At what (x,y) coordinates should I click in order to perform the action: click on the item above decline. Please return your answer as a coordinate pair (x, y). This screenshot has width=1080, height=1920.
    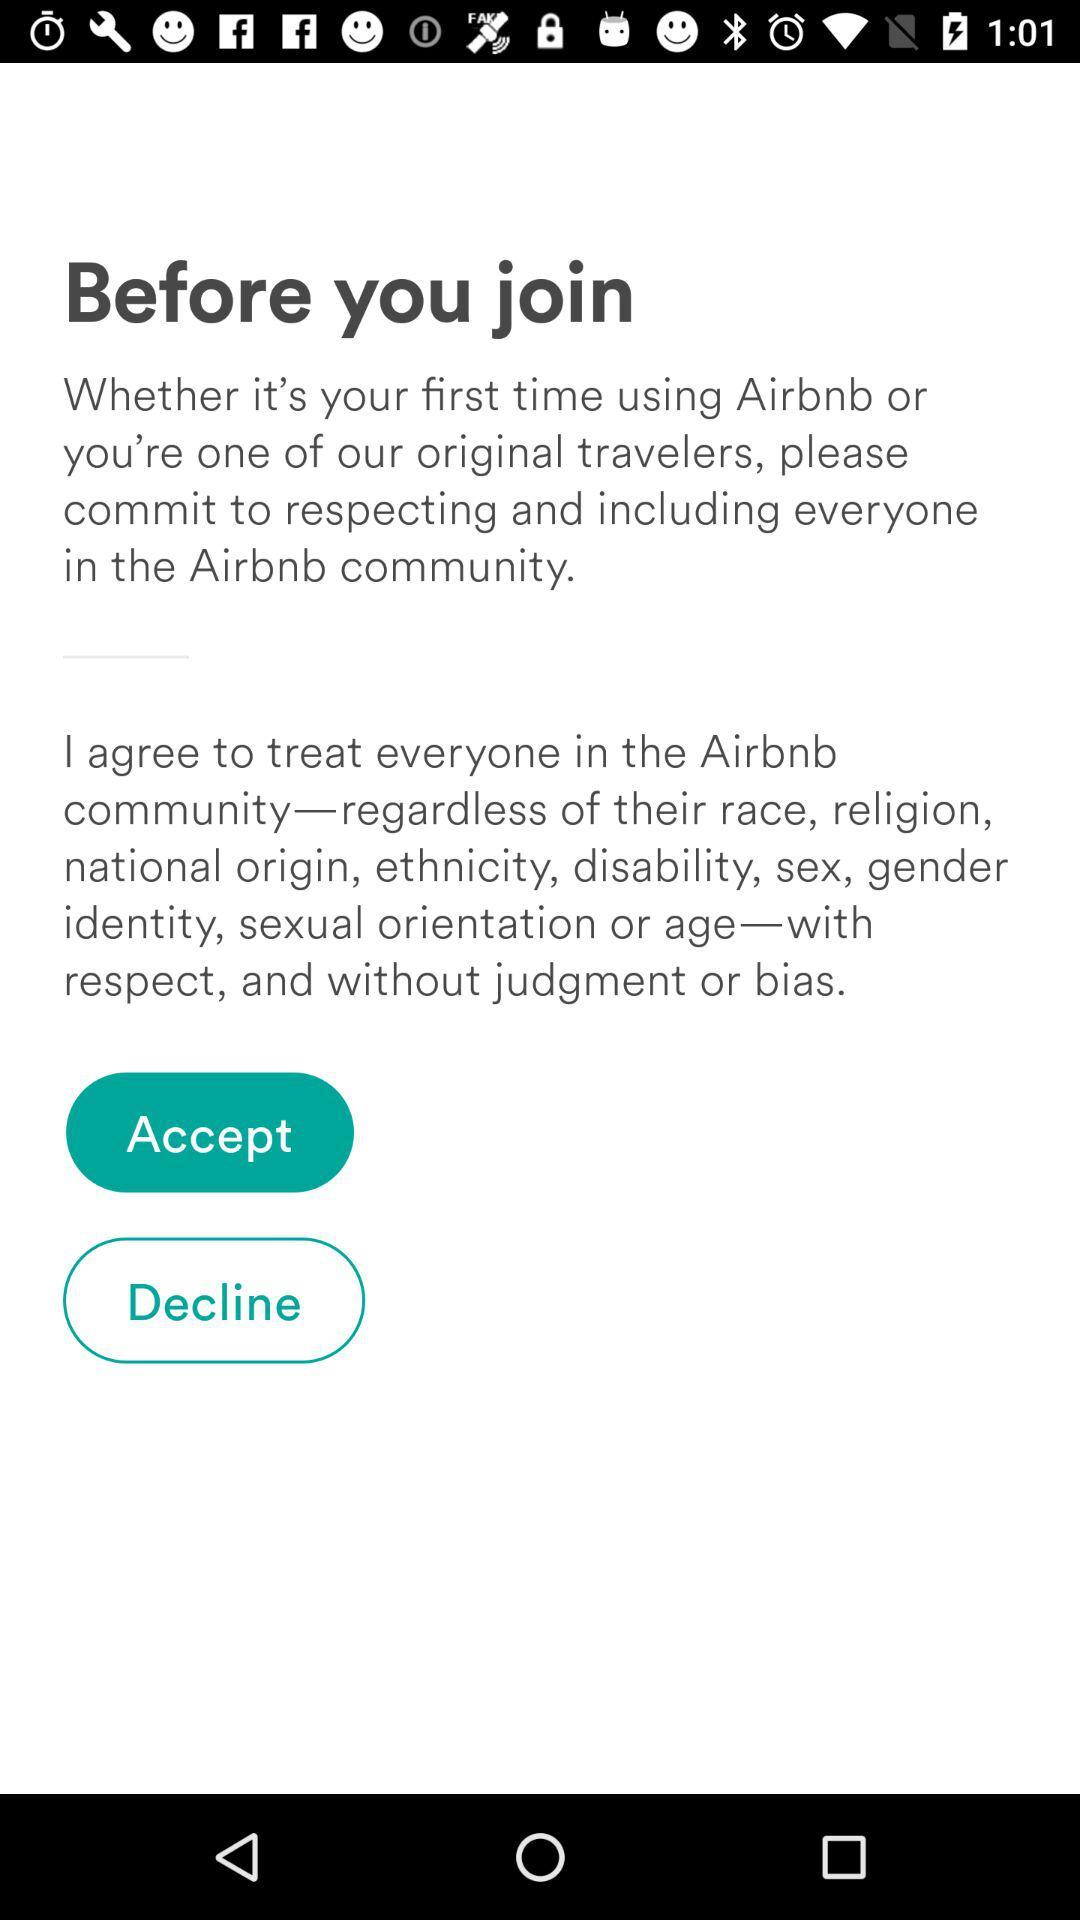
    Looking at the image, I should click on (209, 1132).